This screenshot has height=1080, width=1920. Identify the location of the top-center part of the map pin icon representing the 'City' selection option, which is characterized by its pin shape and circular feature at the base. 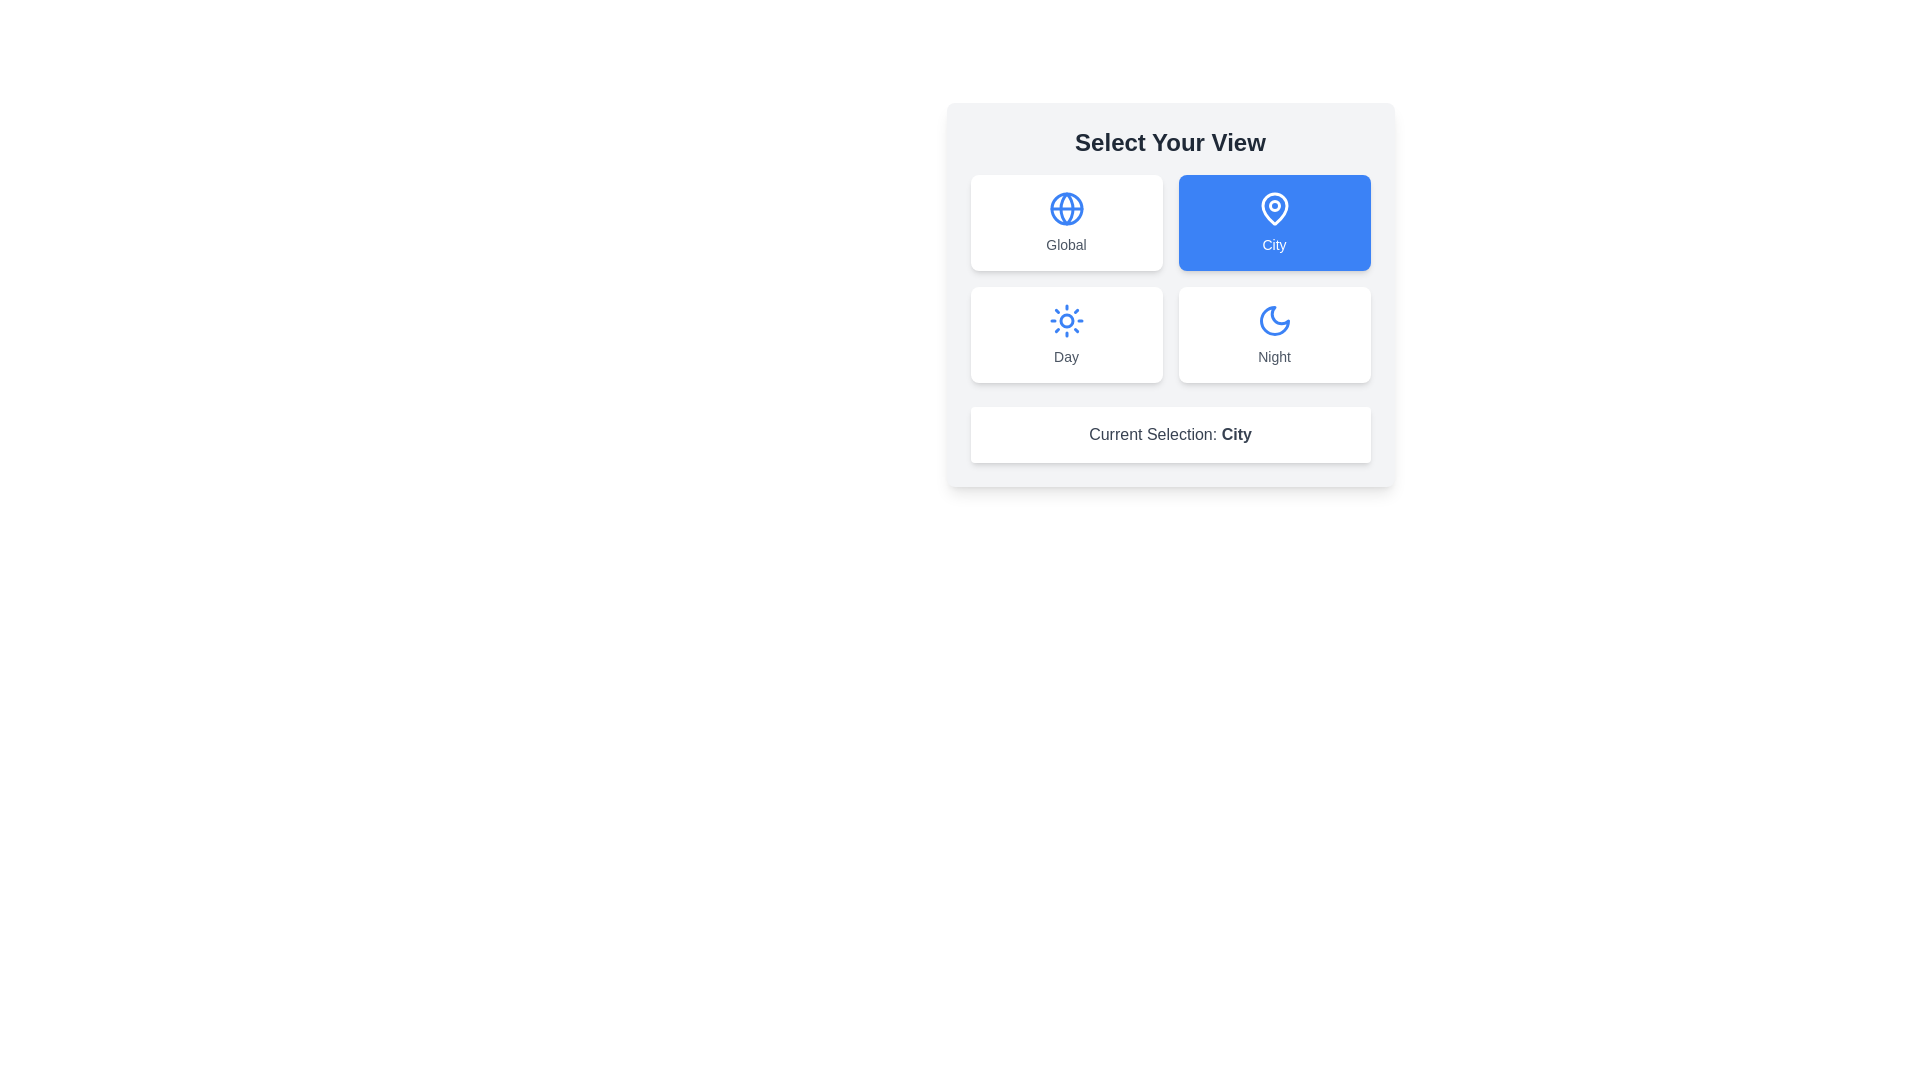
(1273, 208).